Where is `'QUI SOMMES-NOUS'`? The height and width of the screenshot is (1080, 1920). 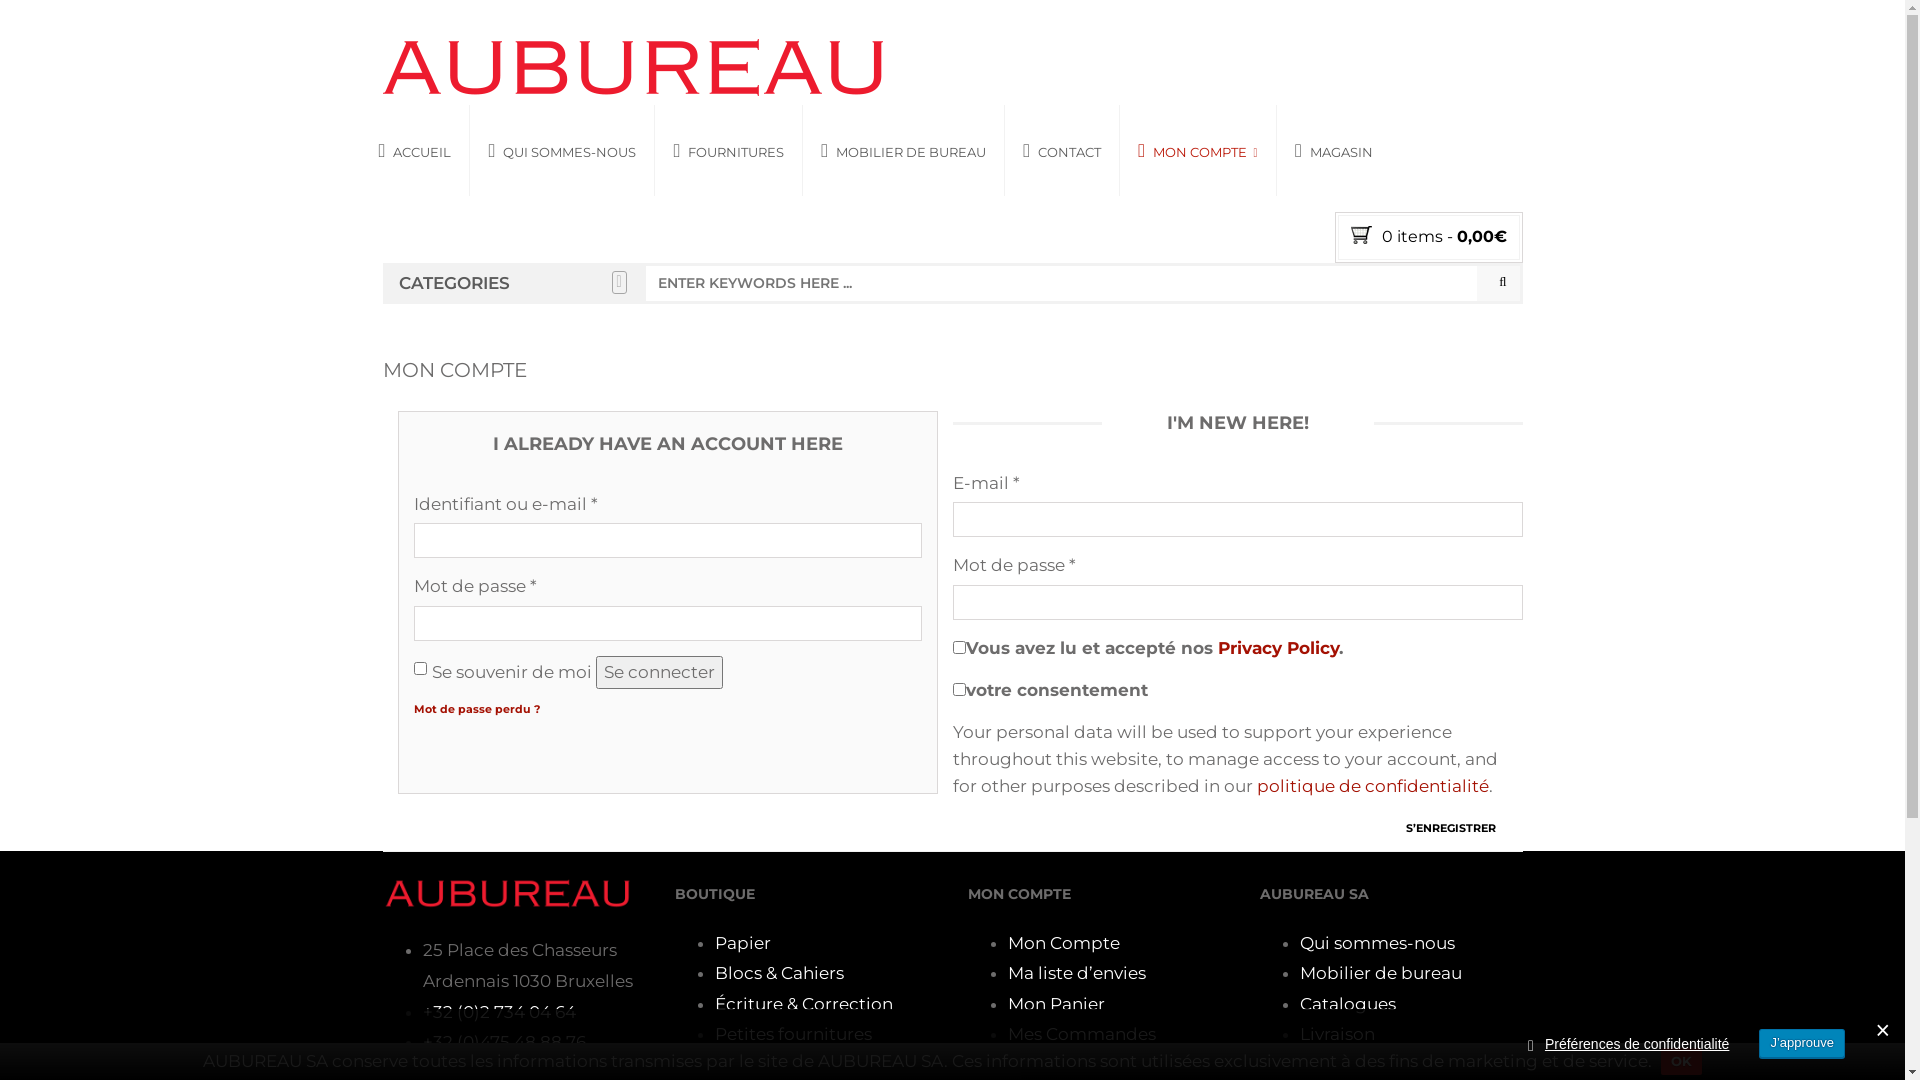 'QUI SOMMES-NOUS' is located at coordinates (560, 149).